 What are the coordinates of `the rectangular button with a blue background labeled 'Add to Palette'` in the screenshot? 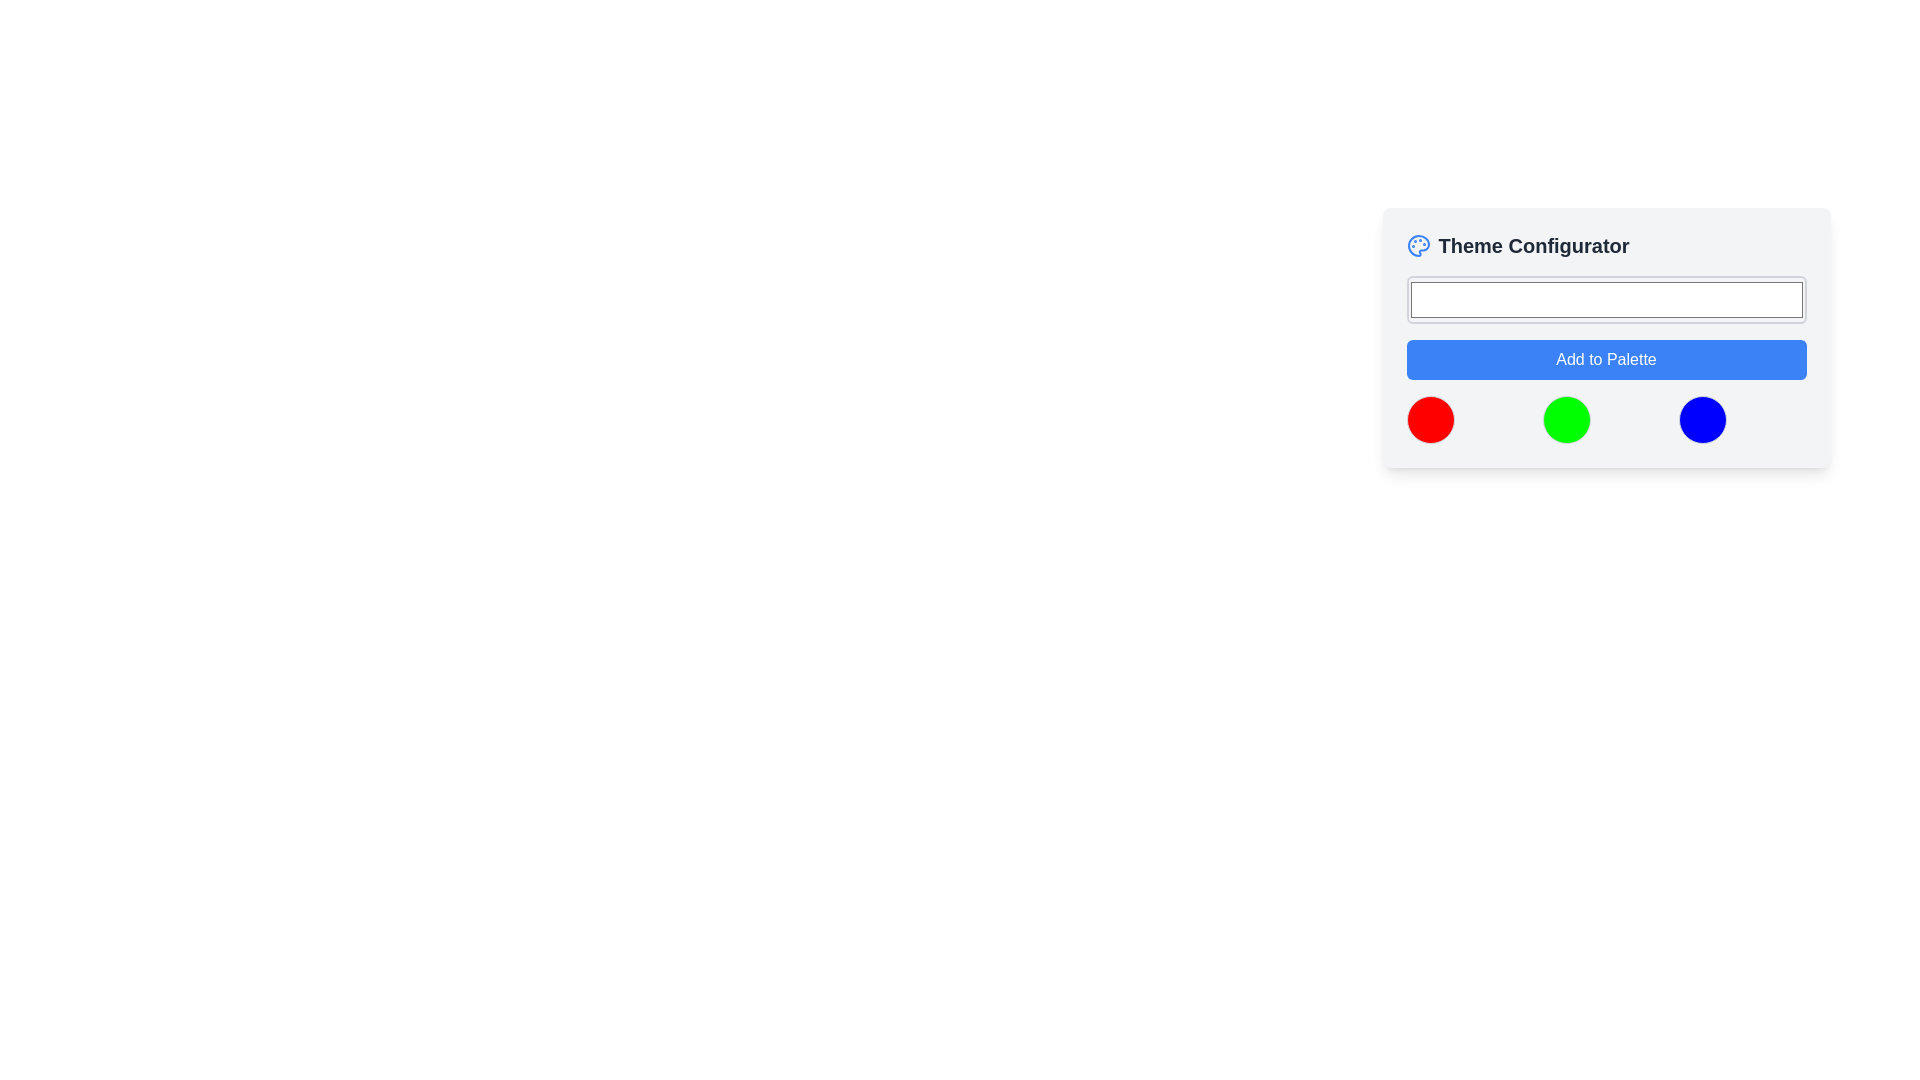 It's located at (1606, 358).